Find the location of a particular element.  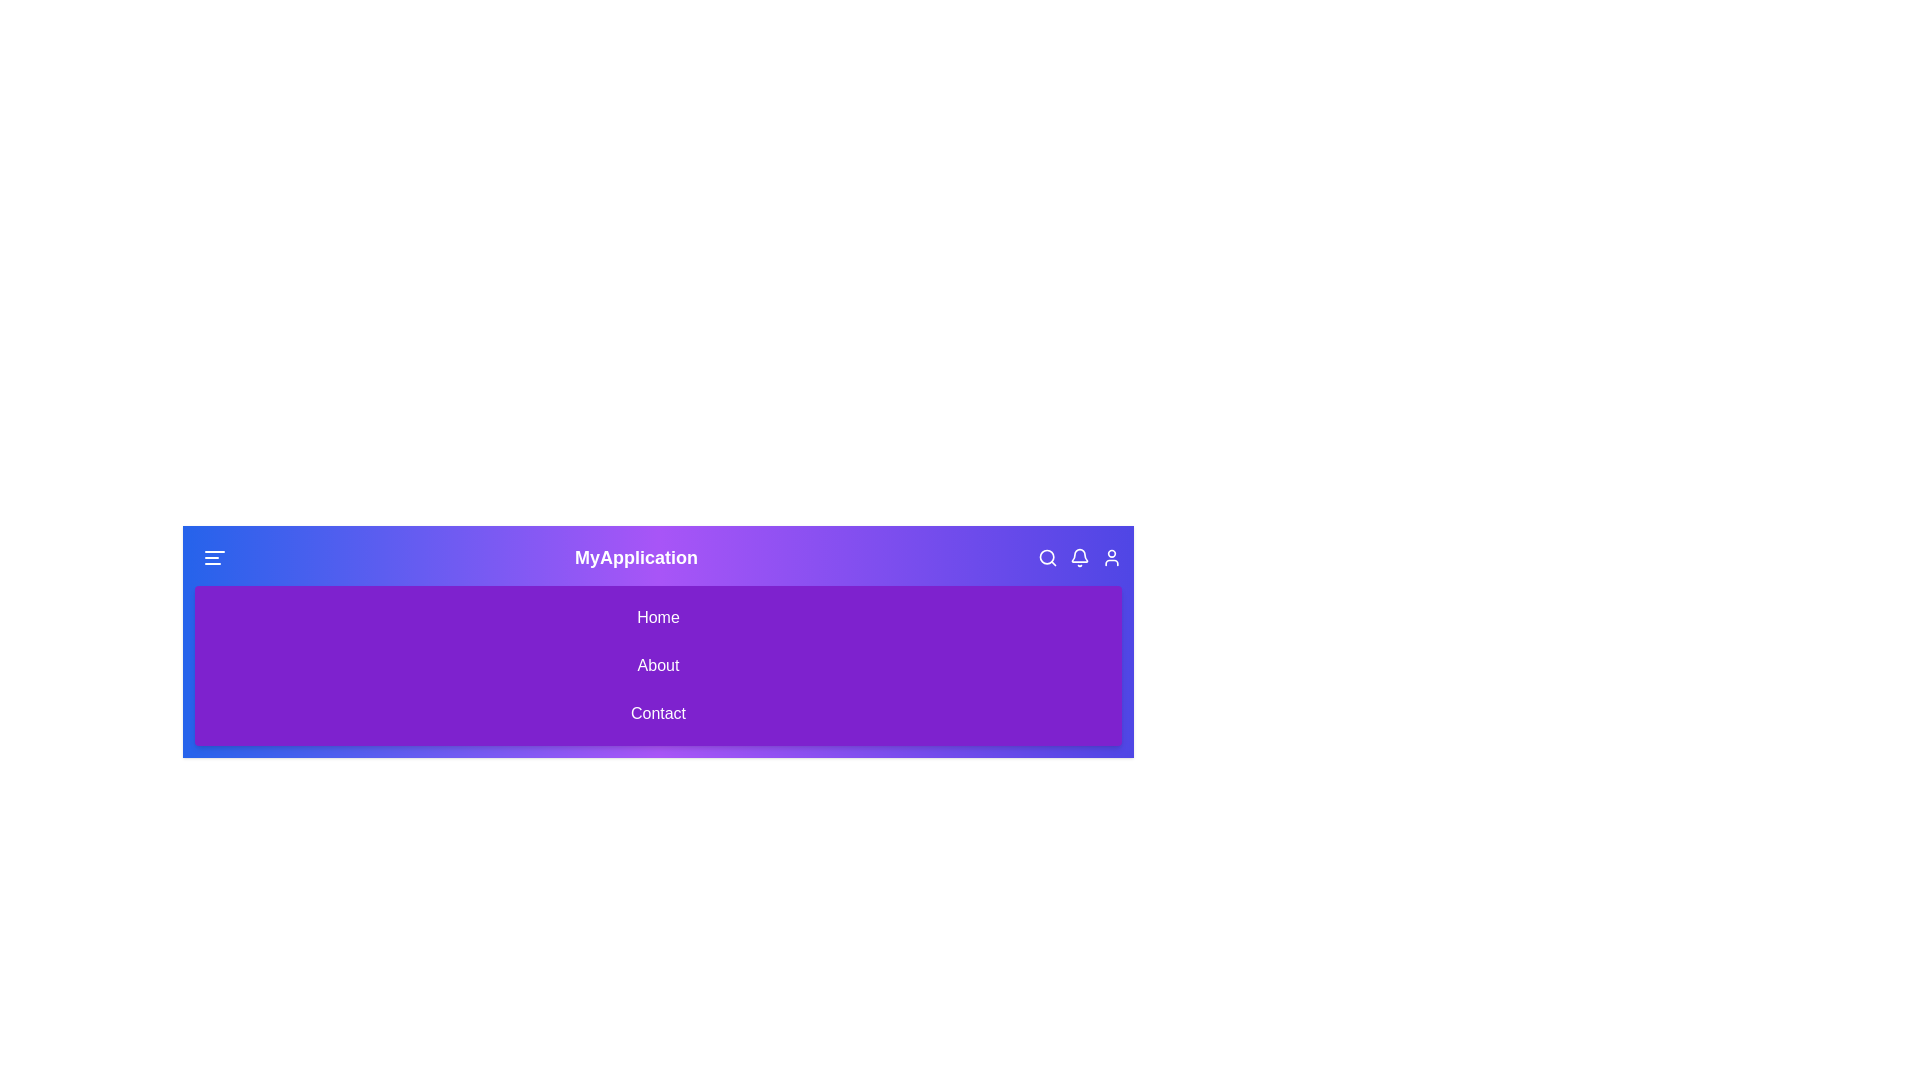

the user icon to access the user profile is located at coordinates (1111, 558).